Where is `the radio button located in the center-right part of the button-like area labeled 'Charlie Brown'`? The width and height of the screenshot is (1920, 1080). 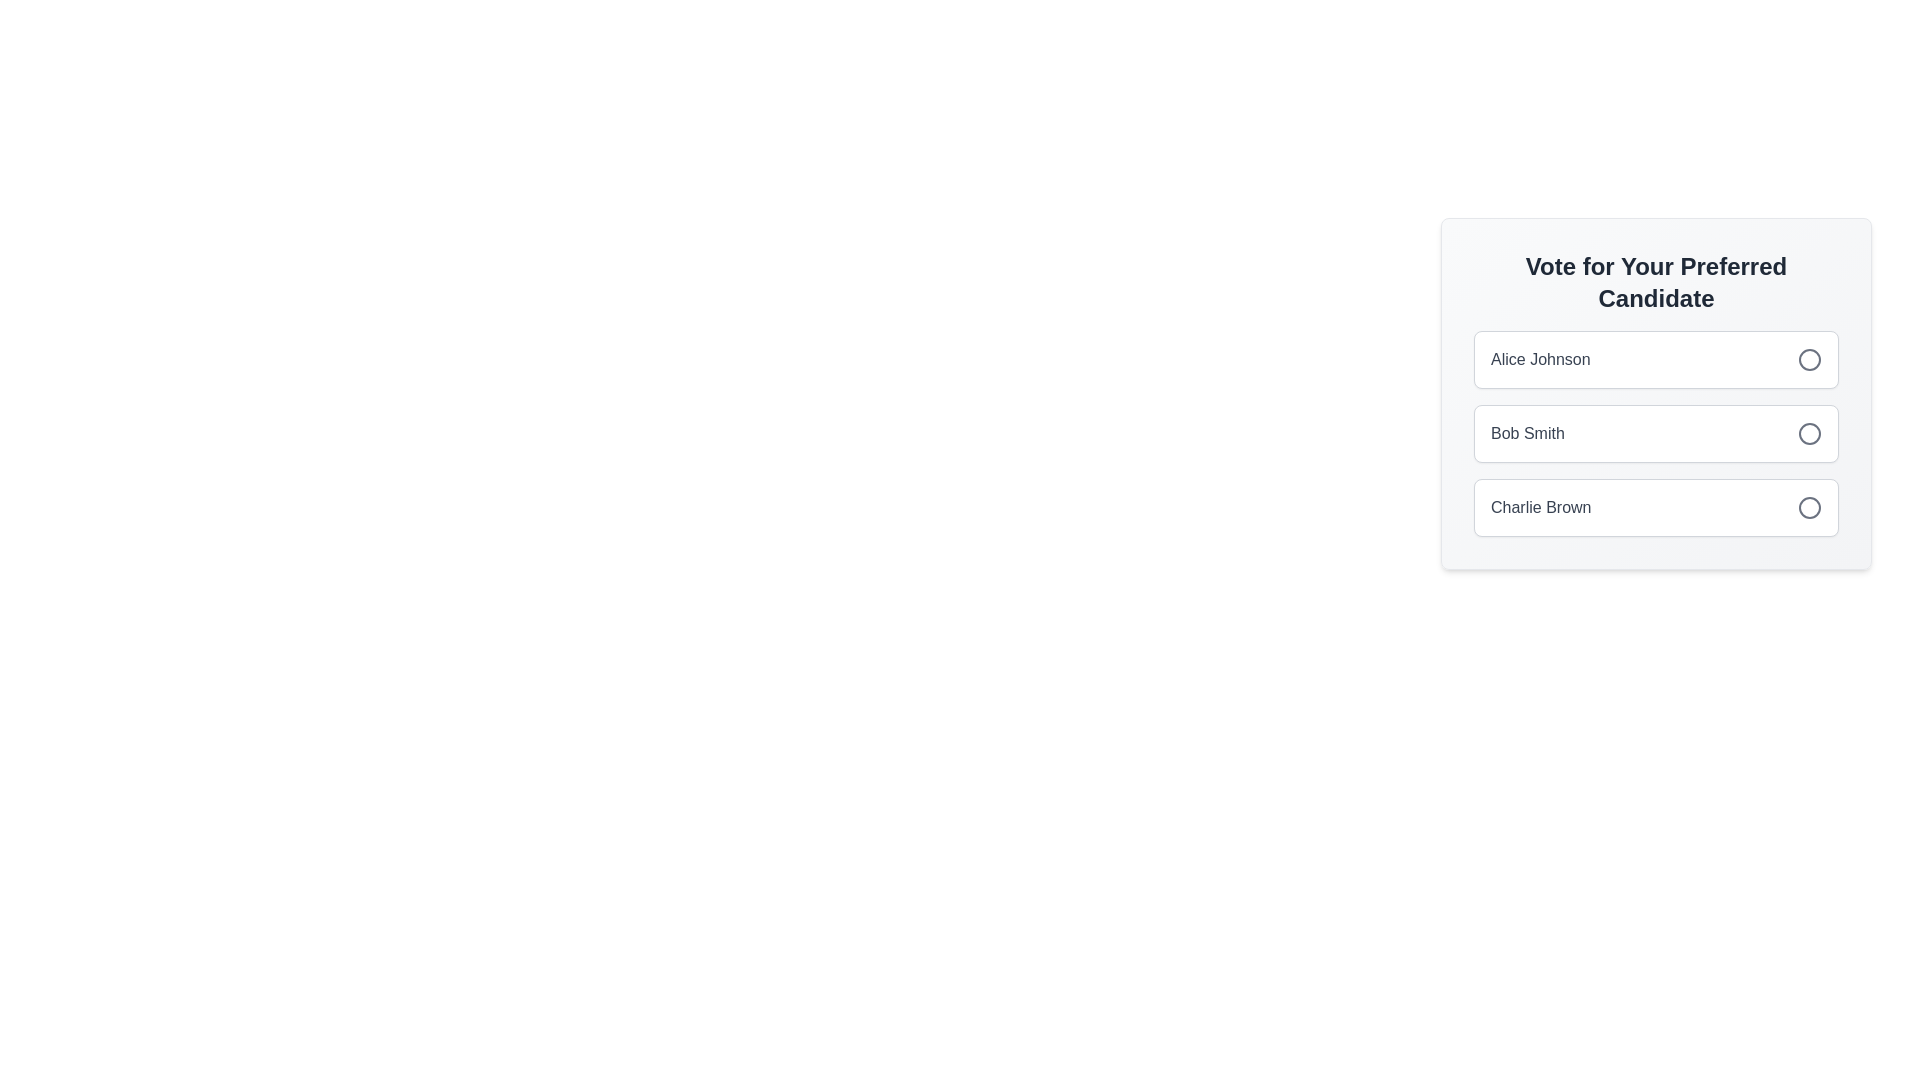
the radio button located in the center-right part of the button-like area labeled 'Charlie Brown' is located at coordinates (1809, 507).